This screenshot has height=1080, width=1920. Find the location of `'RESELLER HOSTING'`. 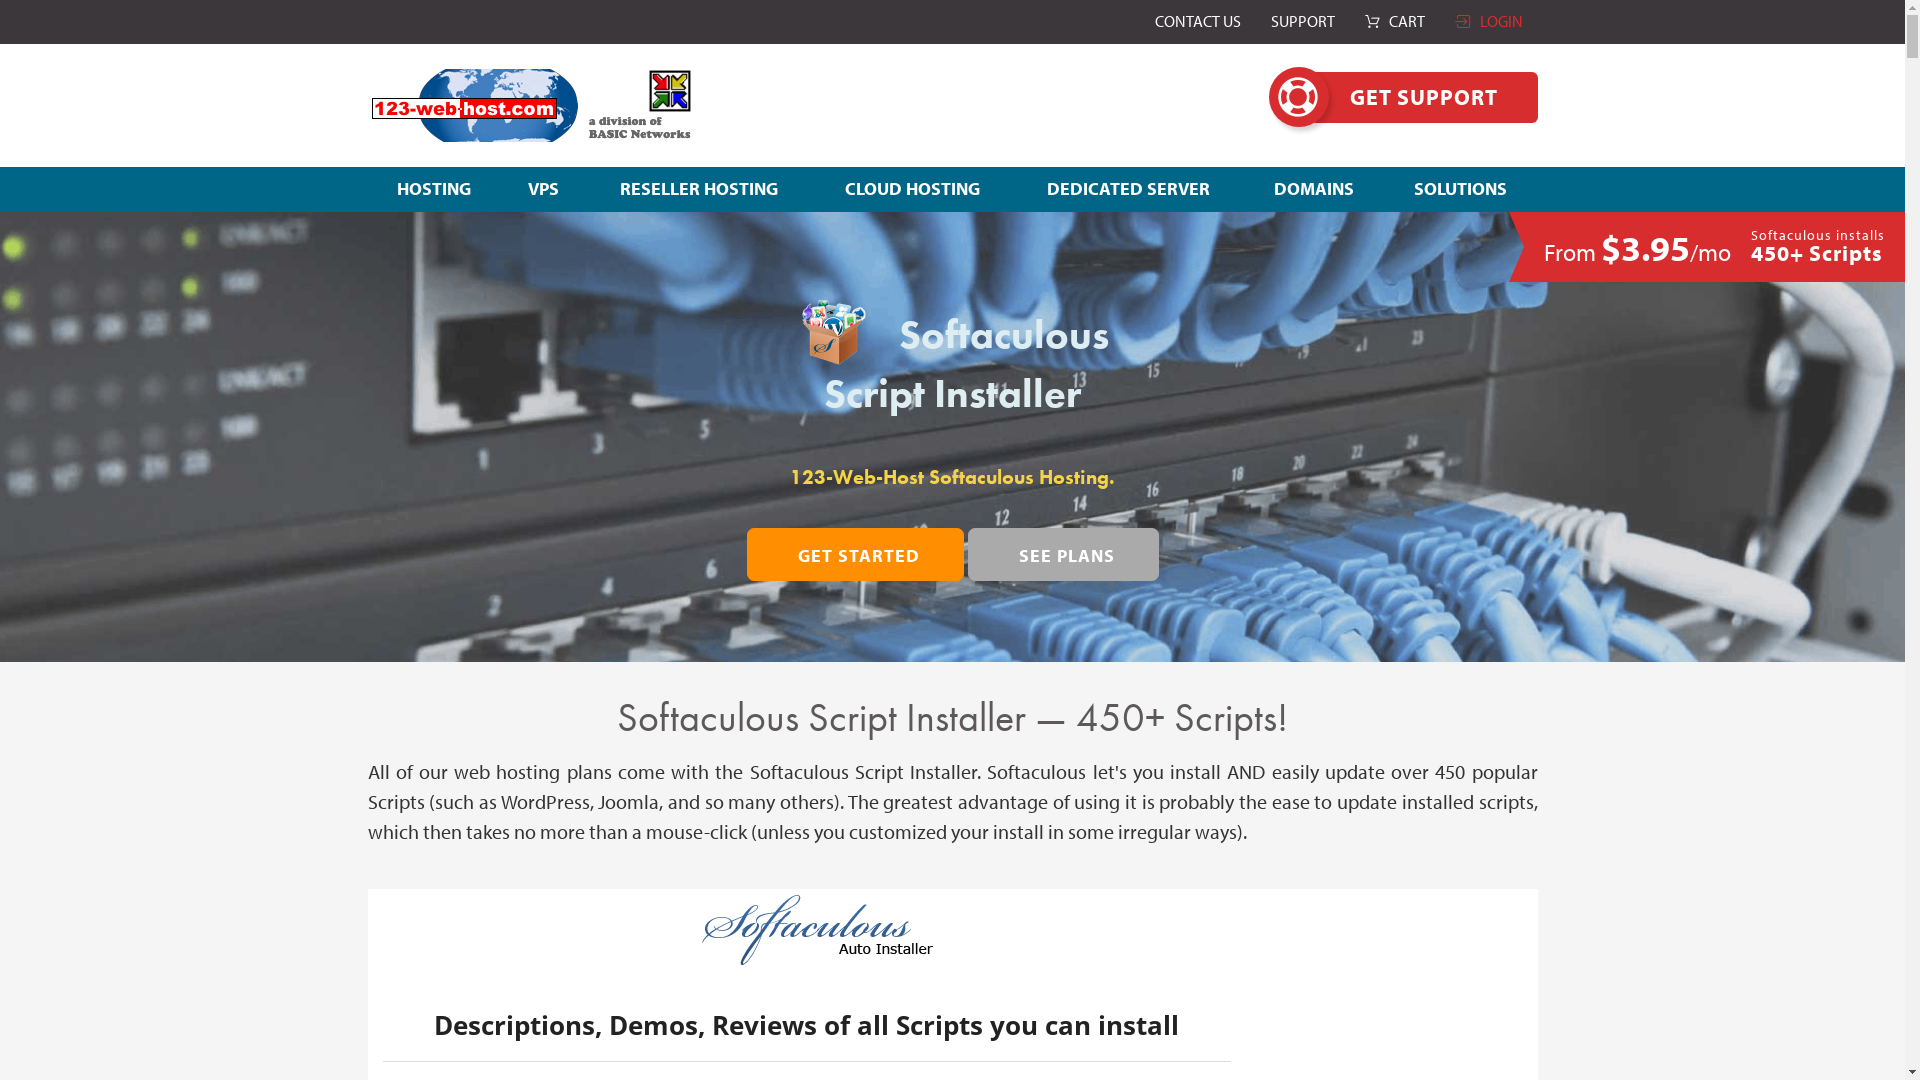

'RESELLER HOSTING' is located at coordinates (699, 188).